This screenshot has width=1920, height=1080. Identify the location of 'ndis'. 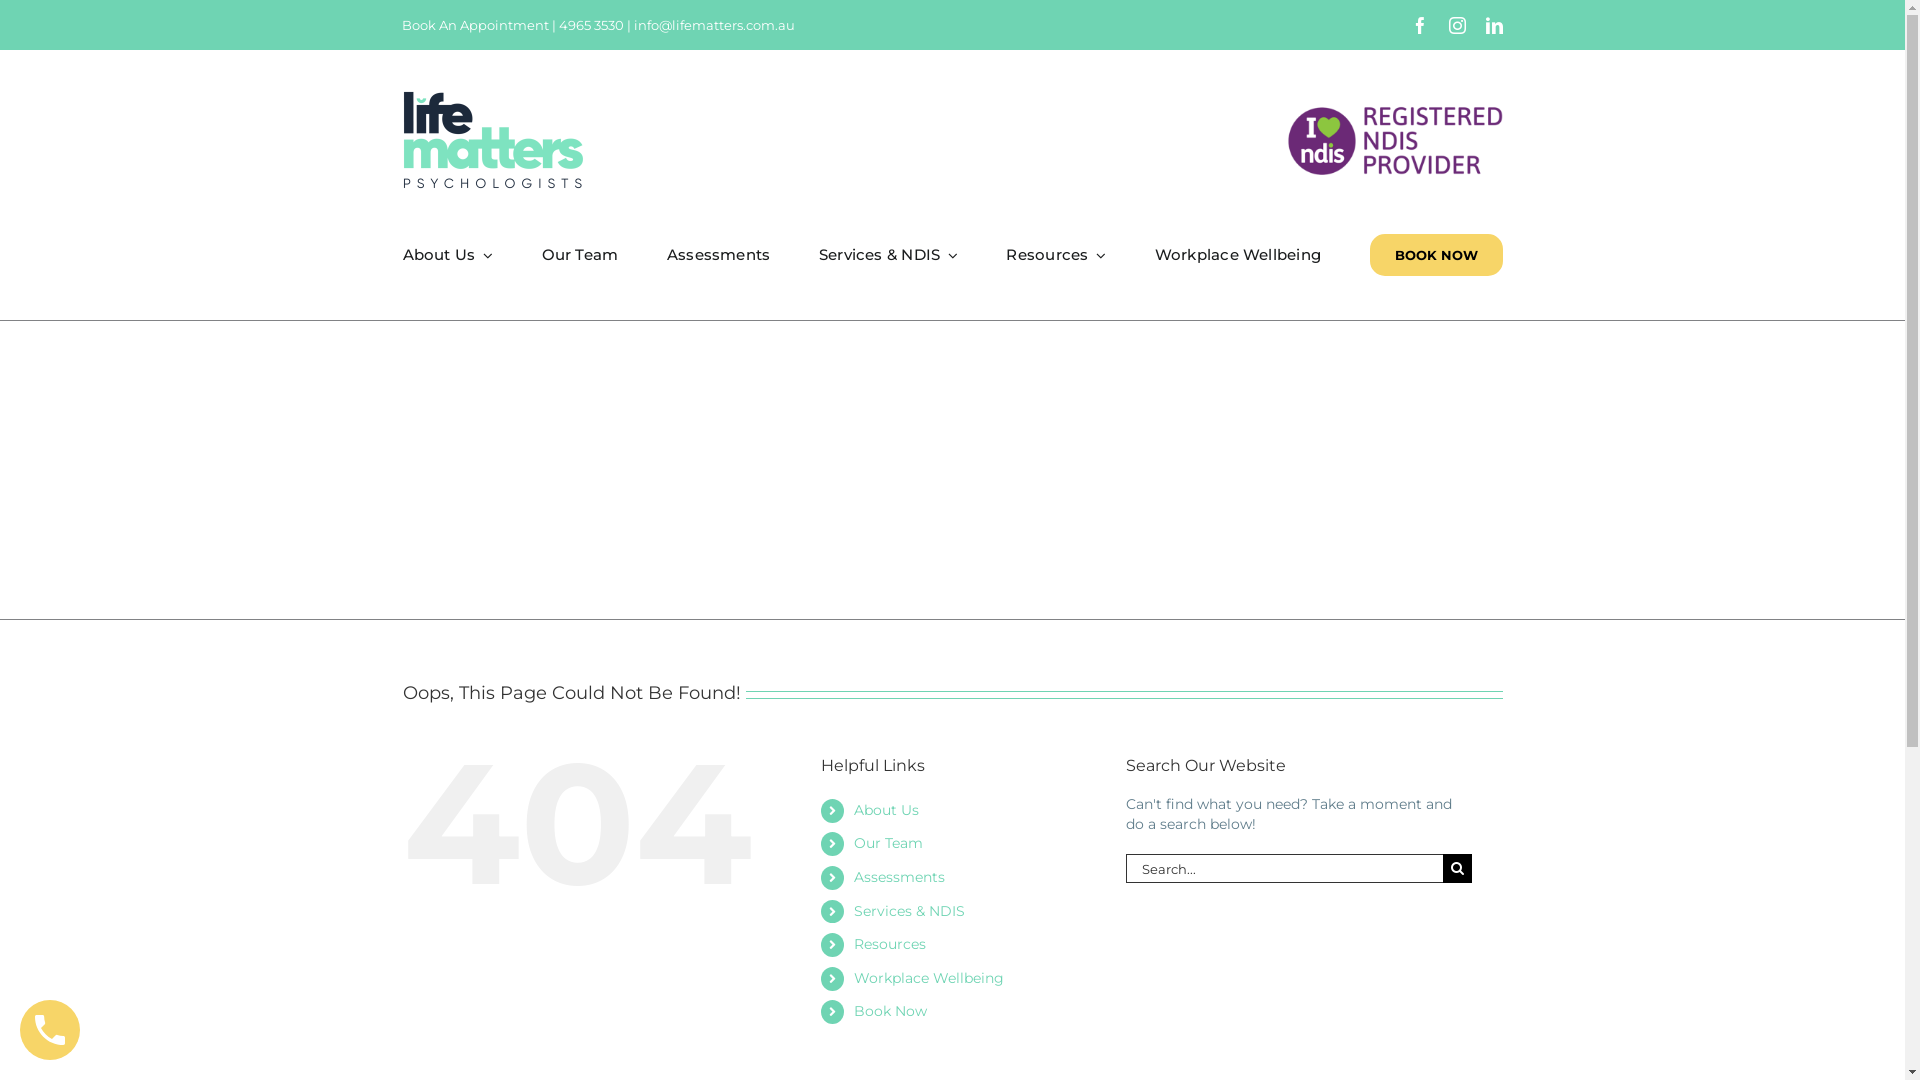
(1394, 138).